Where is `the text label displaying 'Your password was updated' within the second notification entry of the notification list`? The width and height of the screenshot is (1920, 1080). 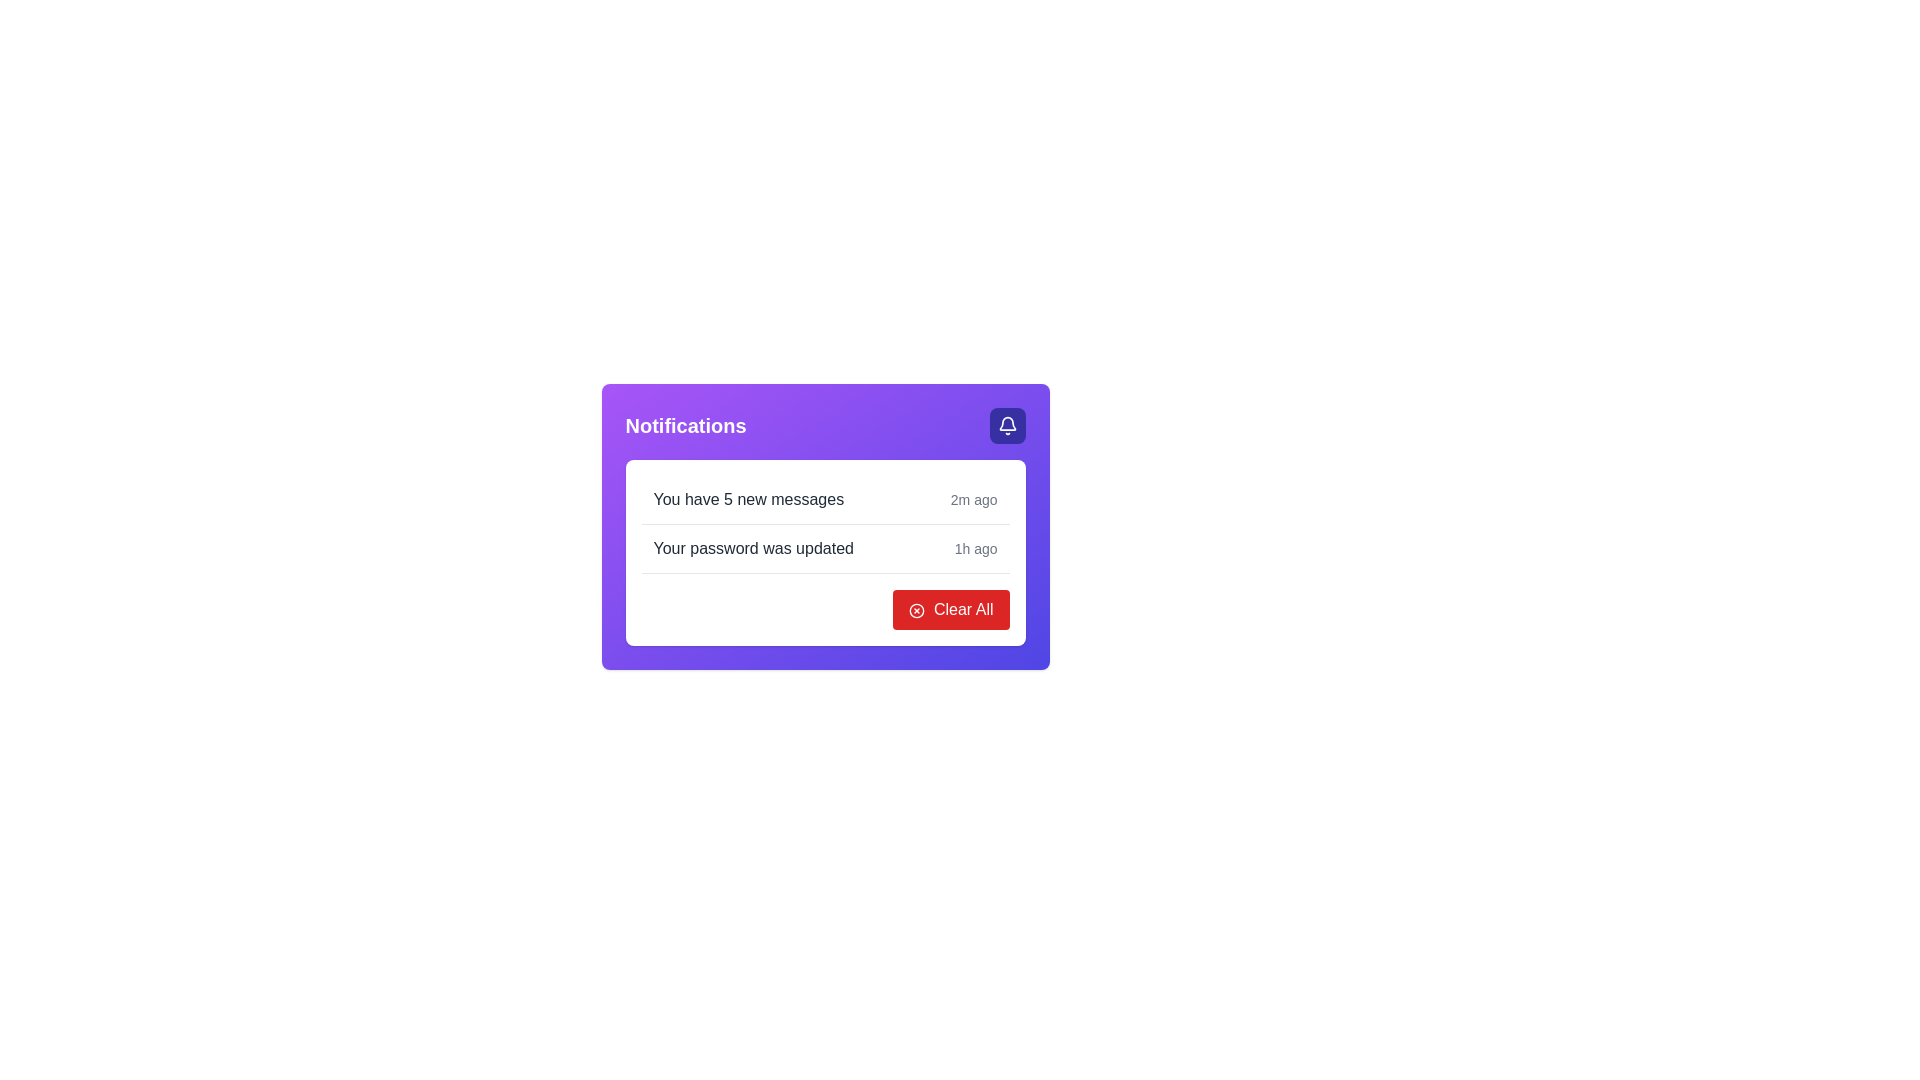
the text label displaying 'Your password was updated' within the second notification entry of the notification list is located at coordinates (752, 548).